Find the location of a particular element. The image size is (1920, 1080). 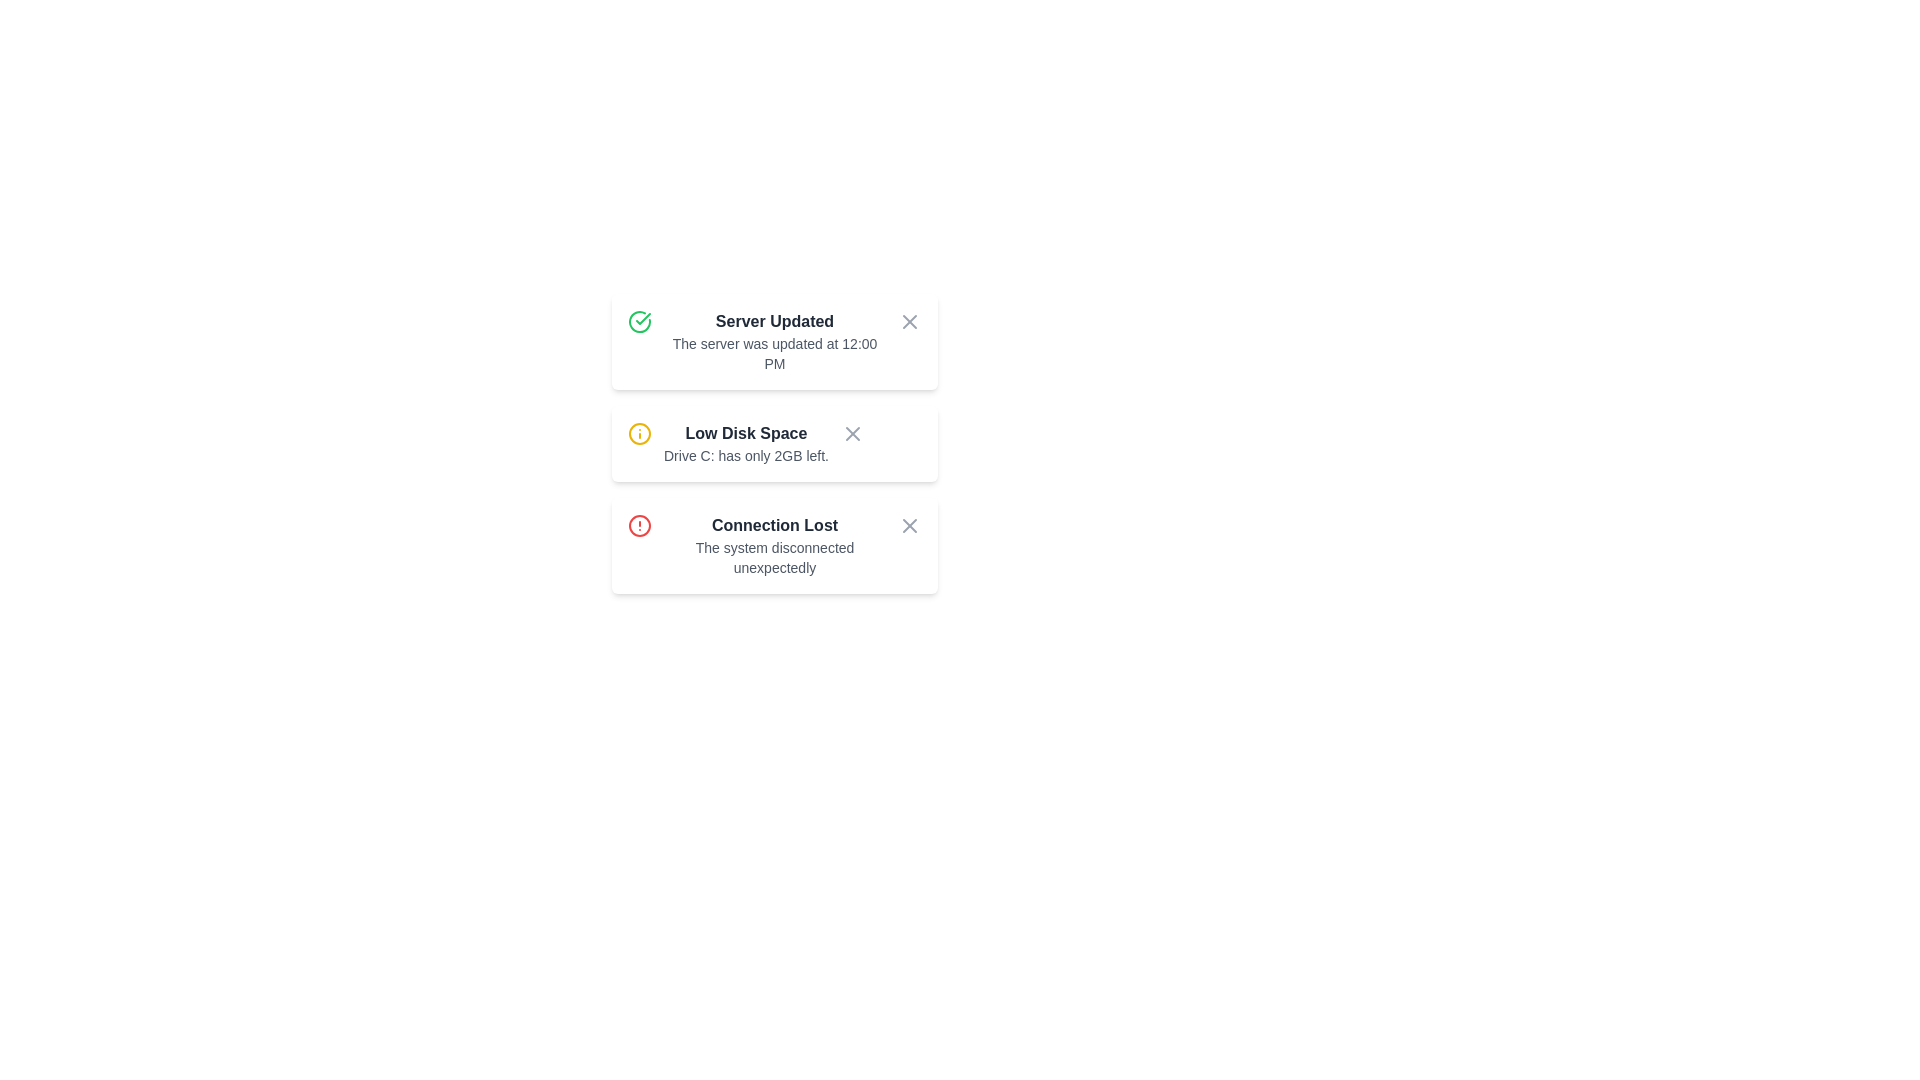

the text label that provides additional detail about the status of the server update, located beneath the title 'Server Updated' is located at coordinates (773, 353).